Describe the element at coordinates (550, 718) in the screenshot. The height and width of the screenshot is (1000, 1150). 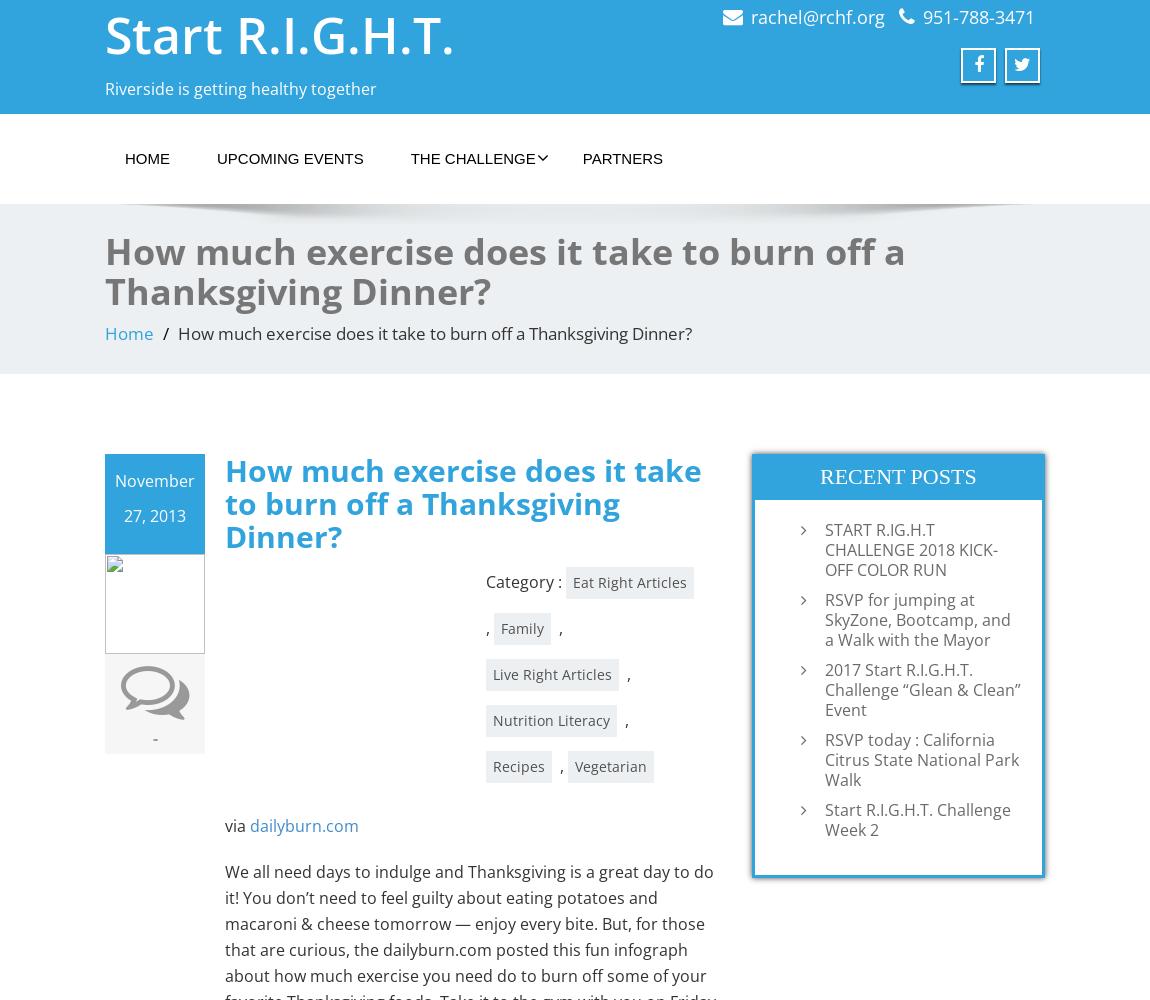
I see `'Nutrition Literacy'` at that location.